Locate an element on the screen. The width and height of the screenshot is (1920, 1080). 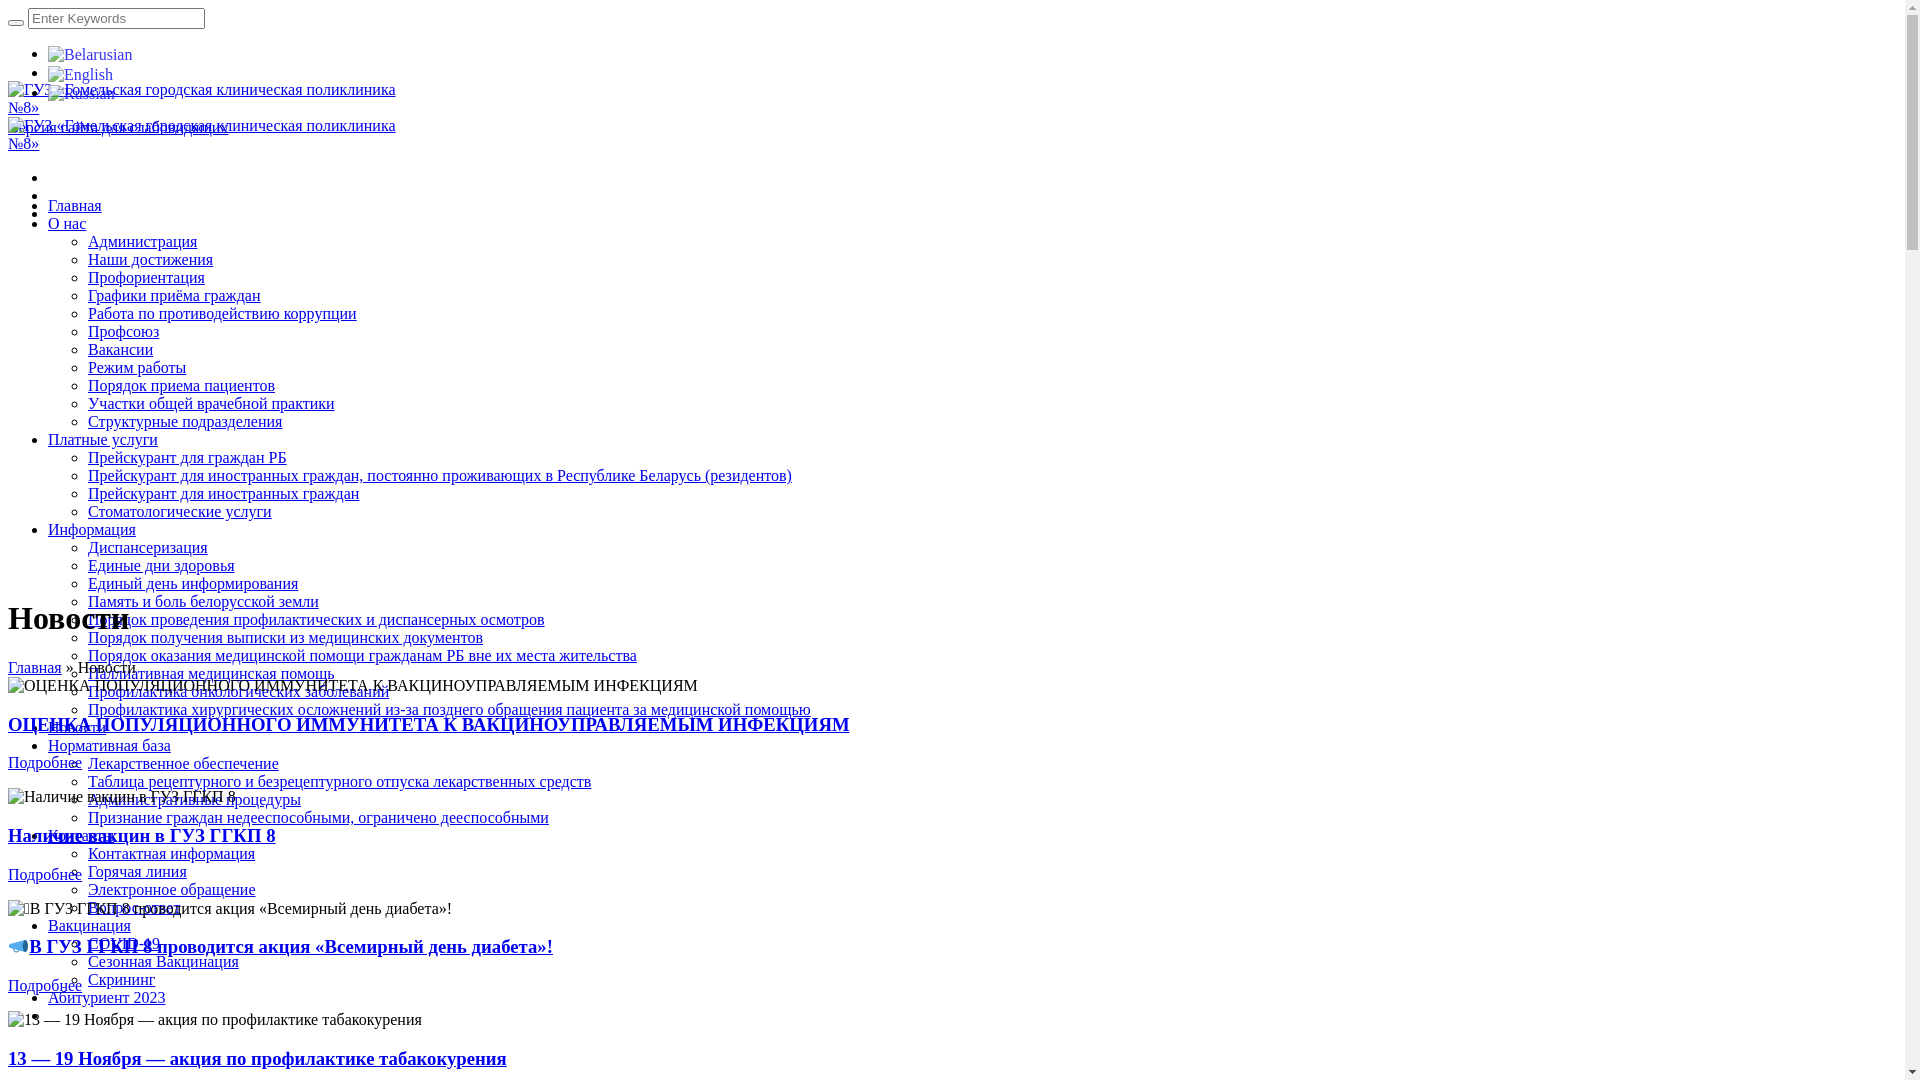
'Belarusian' is located at coordinates (89, 52).